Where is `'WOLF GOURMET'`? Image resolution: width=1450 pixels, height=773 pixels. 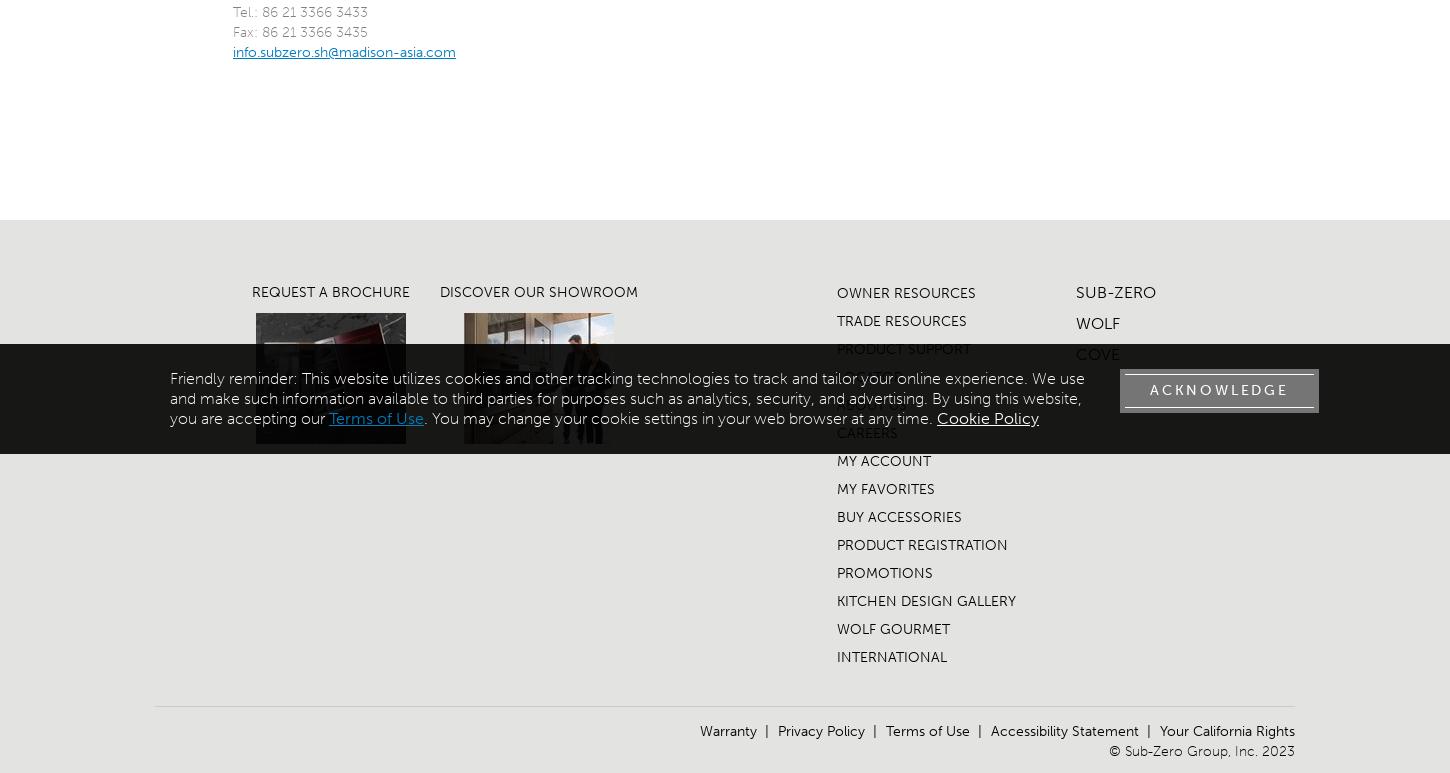
'WOLF GOURMET' is located at coordinates (836, 628).